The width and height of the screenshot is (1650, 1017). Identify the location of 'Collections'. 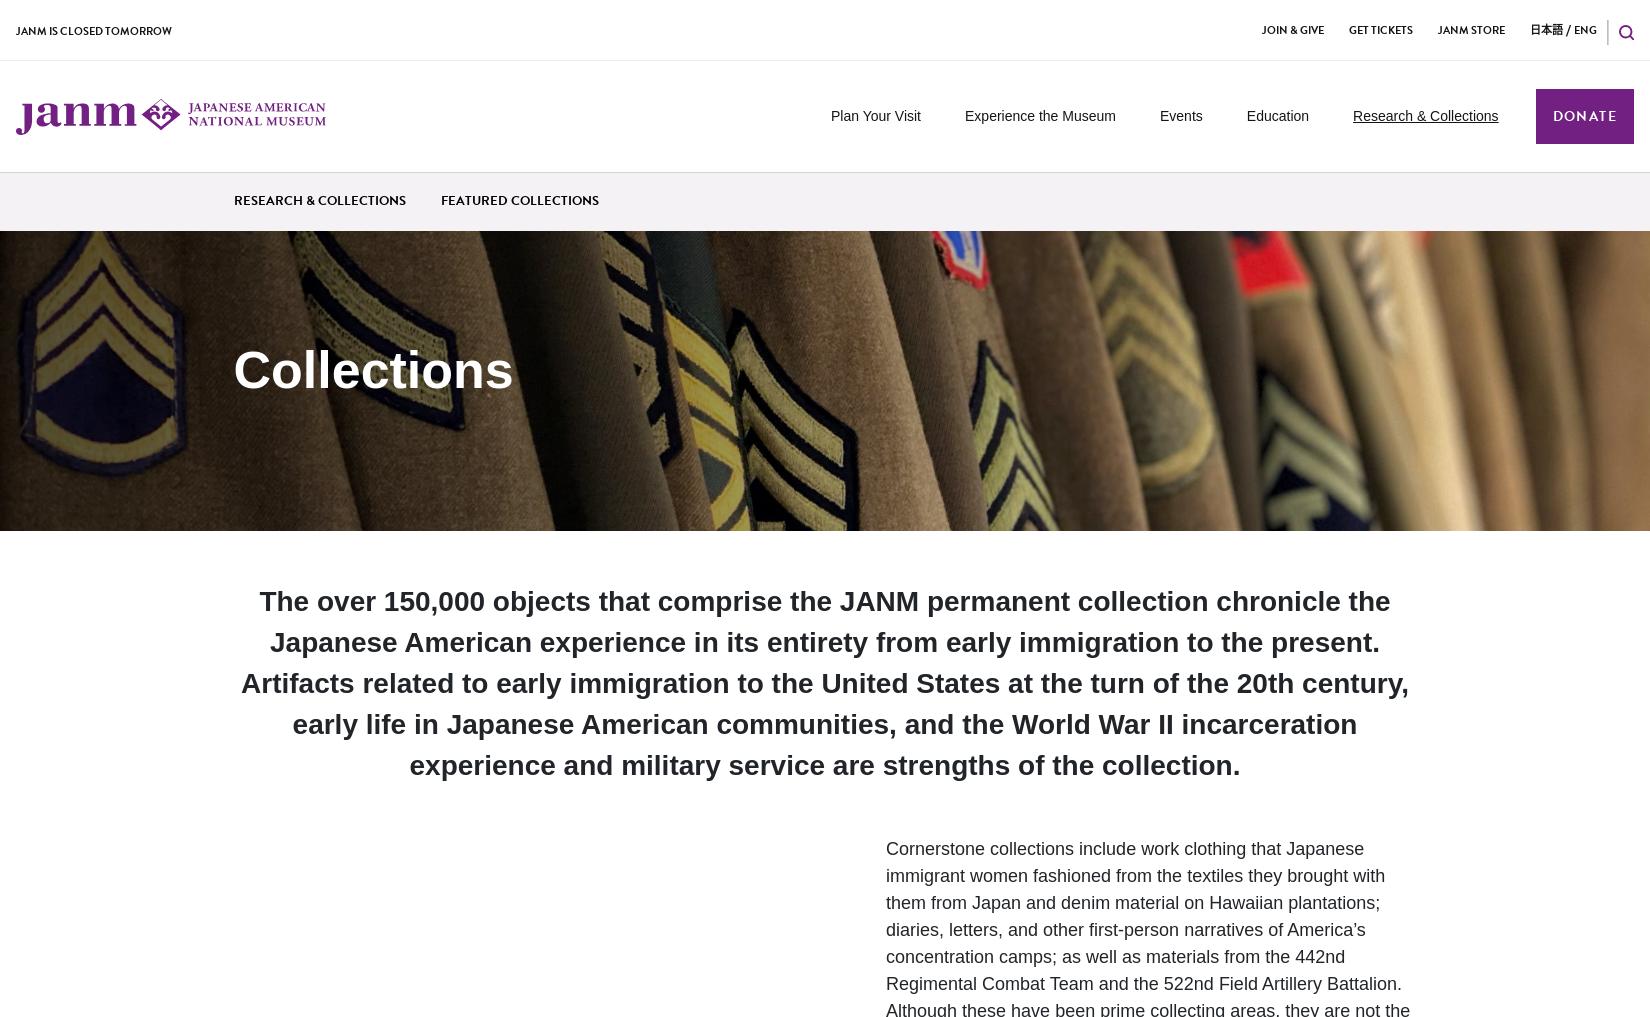
(373, 367).